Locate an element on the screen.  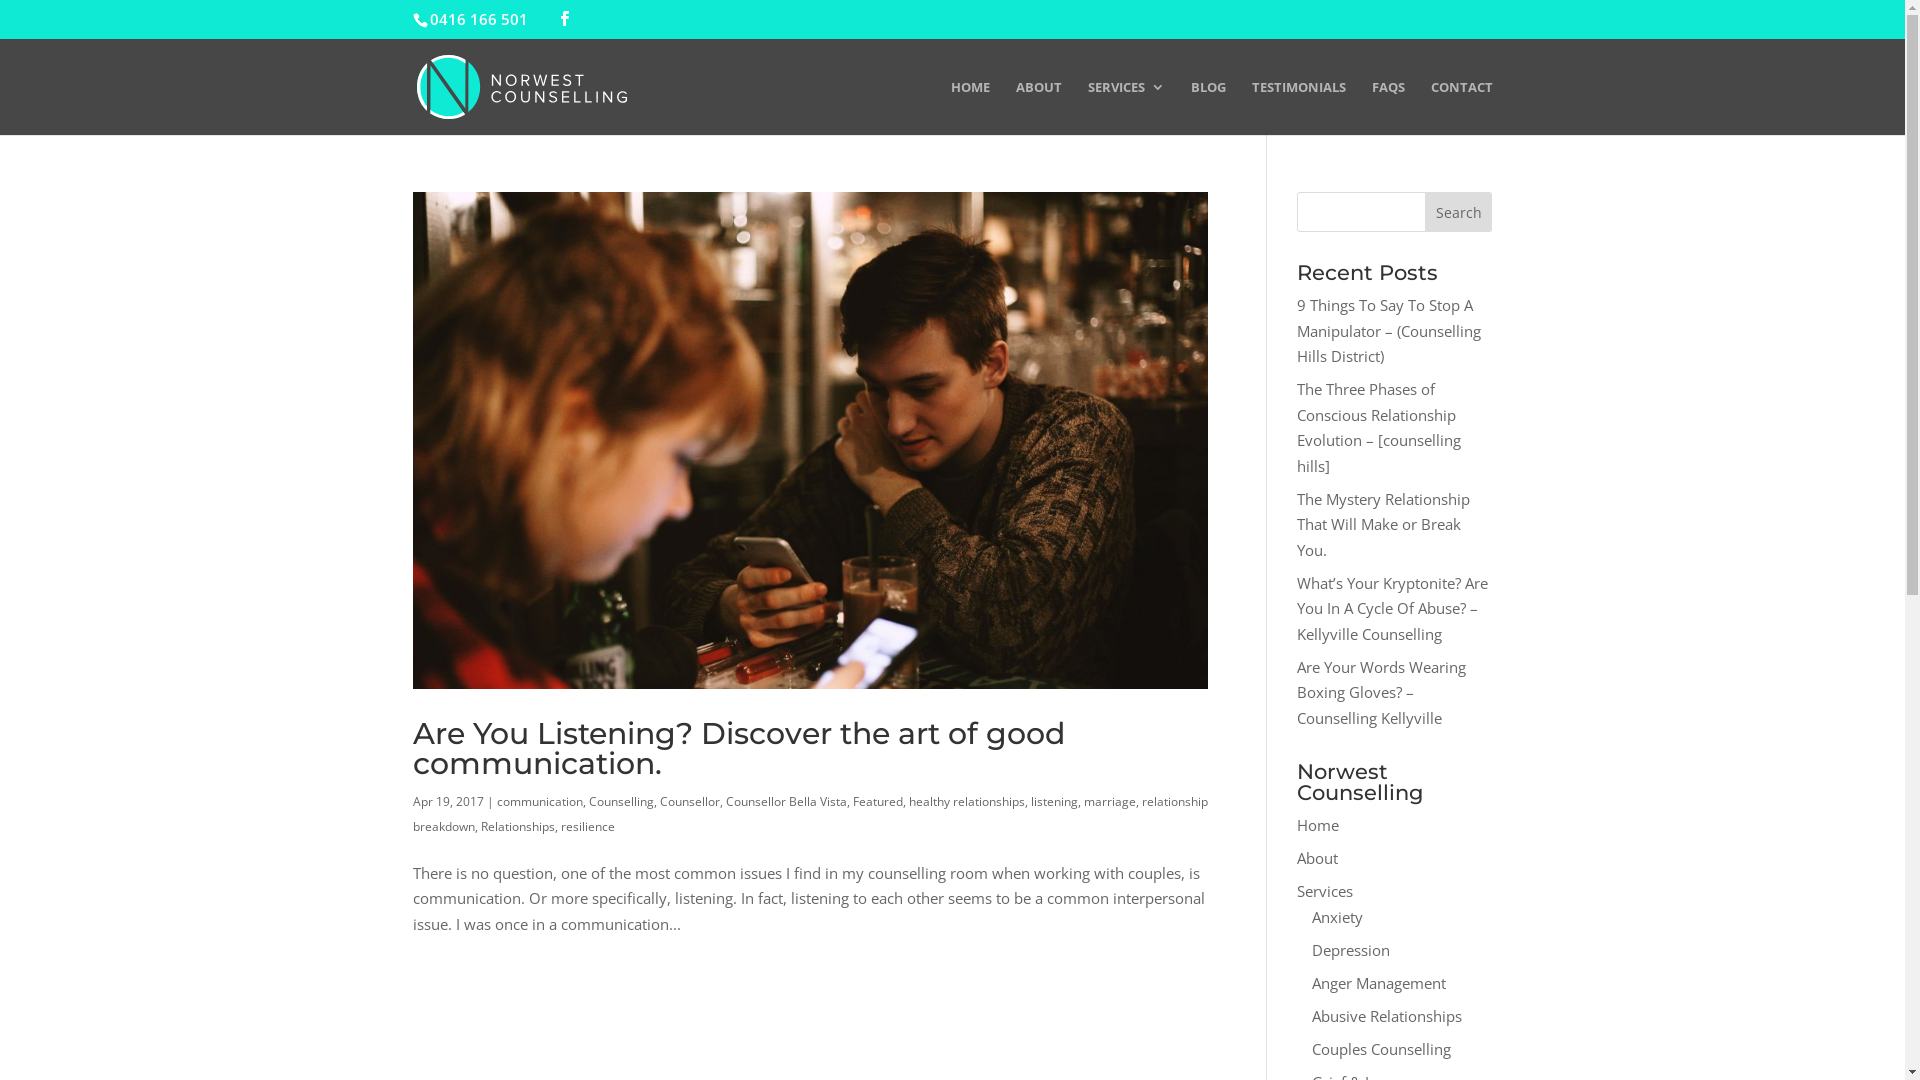
'TESTIMONIALS' is located at coordinates (1251, 107).